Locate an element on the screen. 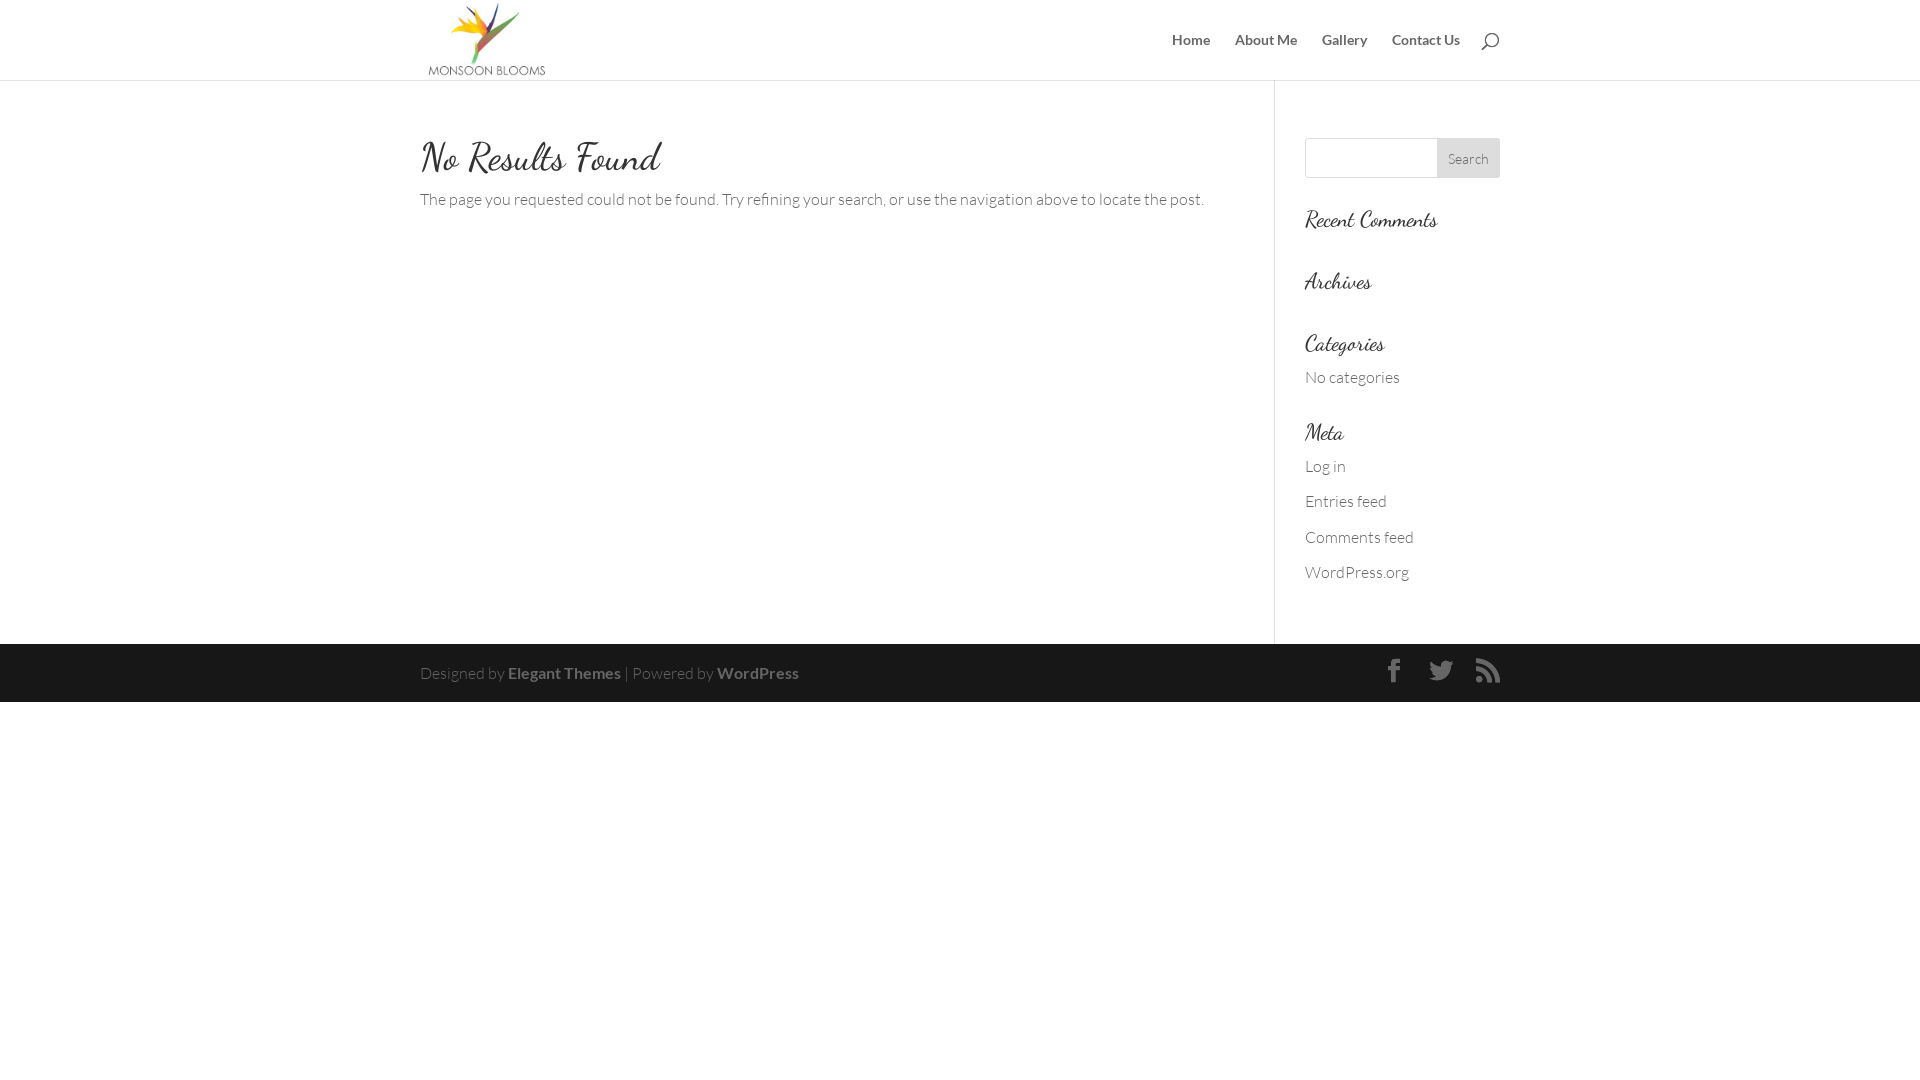  'WordPress.org' is located at coordinates (1357, 571).